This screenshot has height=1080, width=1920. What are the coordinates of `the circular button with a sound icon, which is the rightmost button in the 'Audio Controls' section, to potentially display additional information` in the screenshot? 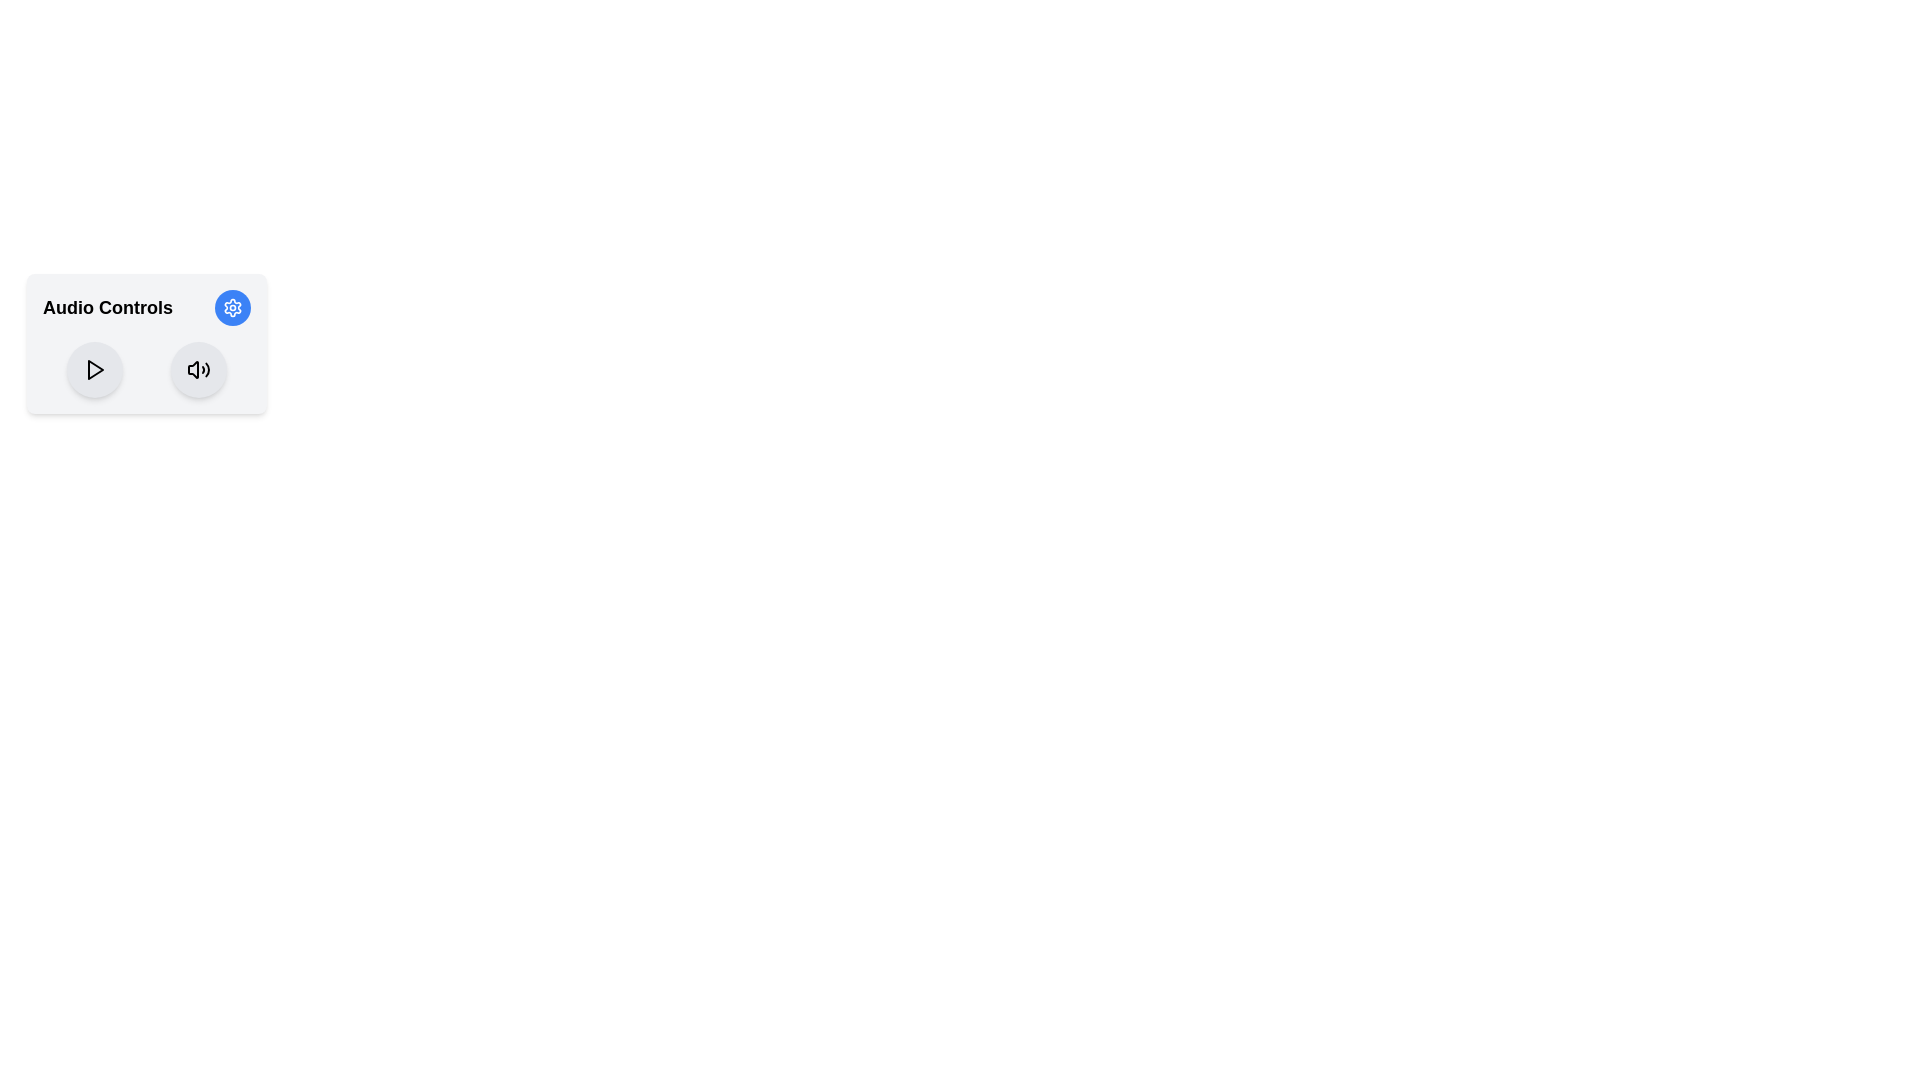 It's located at (198, 370).